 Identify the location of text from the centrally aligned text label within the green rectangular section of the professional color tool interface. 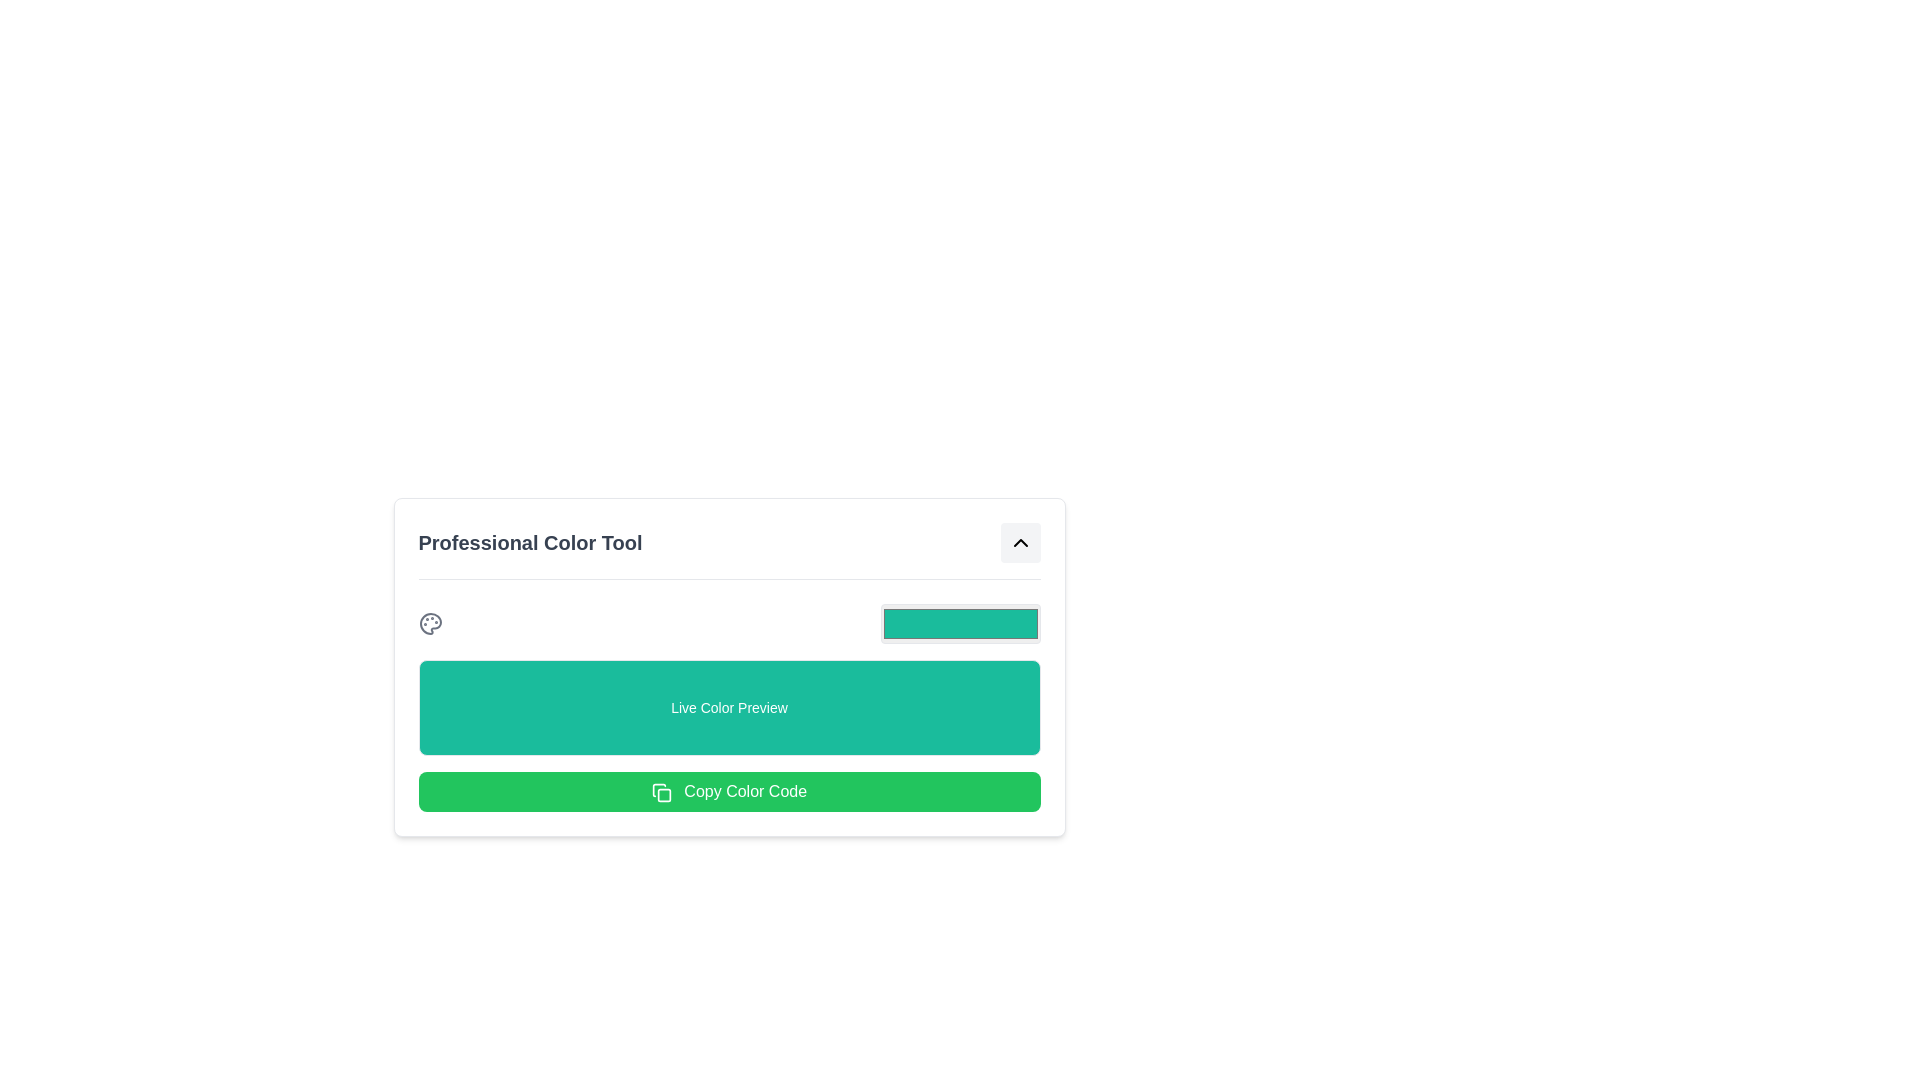
(728, 707).